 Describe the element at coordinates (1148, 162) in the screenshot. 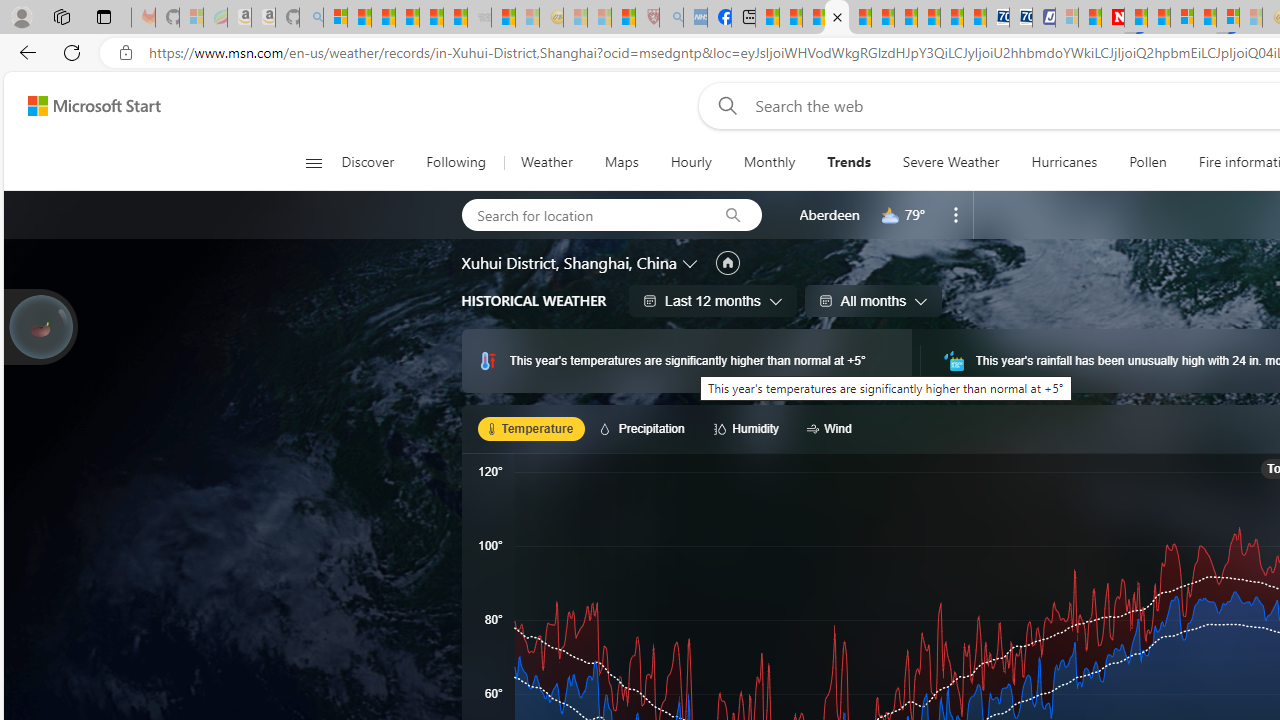

I see `'Pollen'` at that location.